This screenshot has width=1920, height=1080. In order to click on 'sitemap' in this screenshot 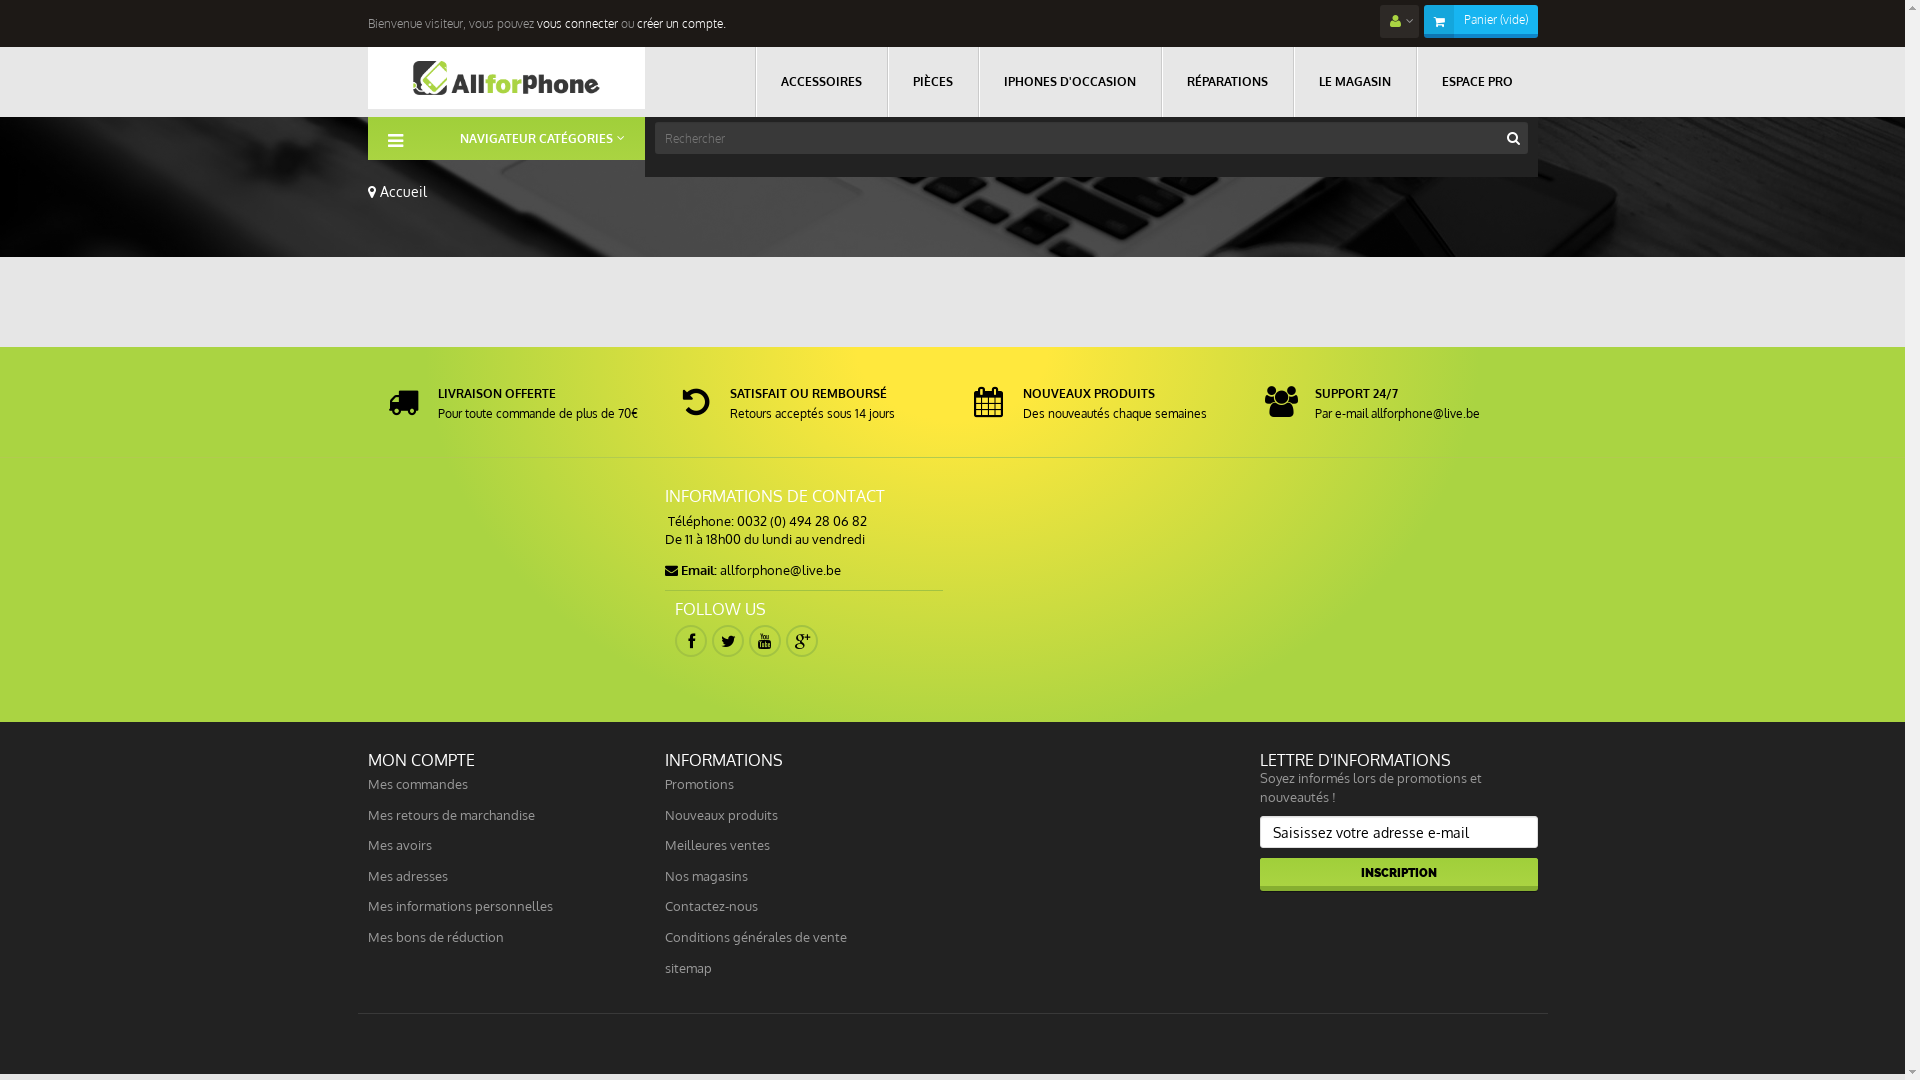, I will do `click(665, 967)`.